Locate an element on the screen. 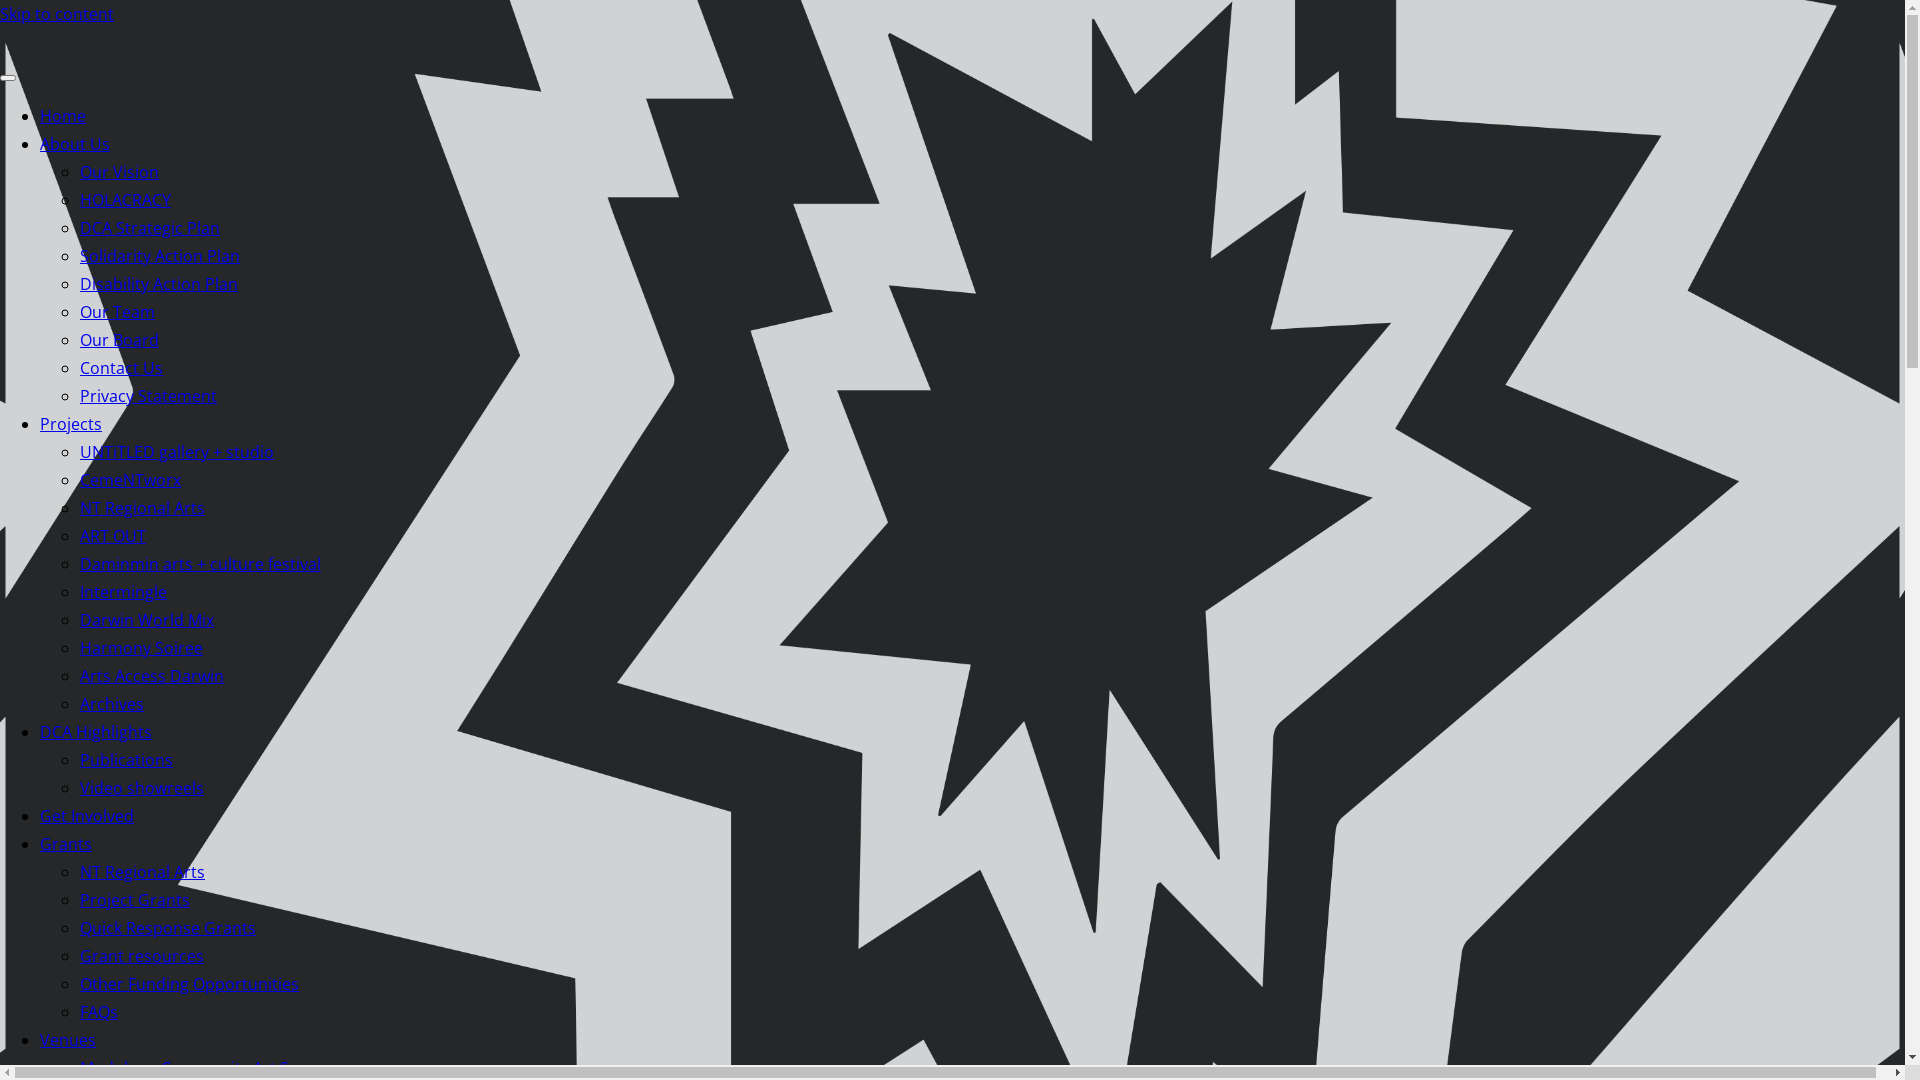 The height and width of the screenshot is (1080, 1920). 'Disability Action Plan' is located at coordinates (157, 284).